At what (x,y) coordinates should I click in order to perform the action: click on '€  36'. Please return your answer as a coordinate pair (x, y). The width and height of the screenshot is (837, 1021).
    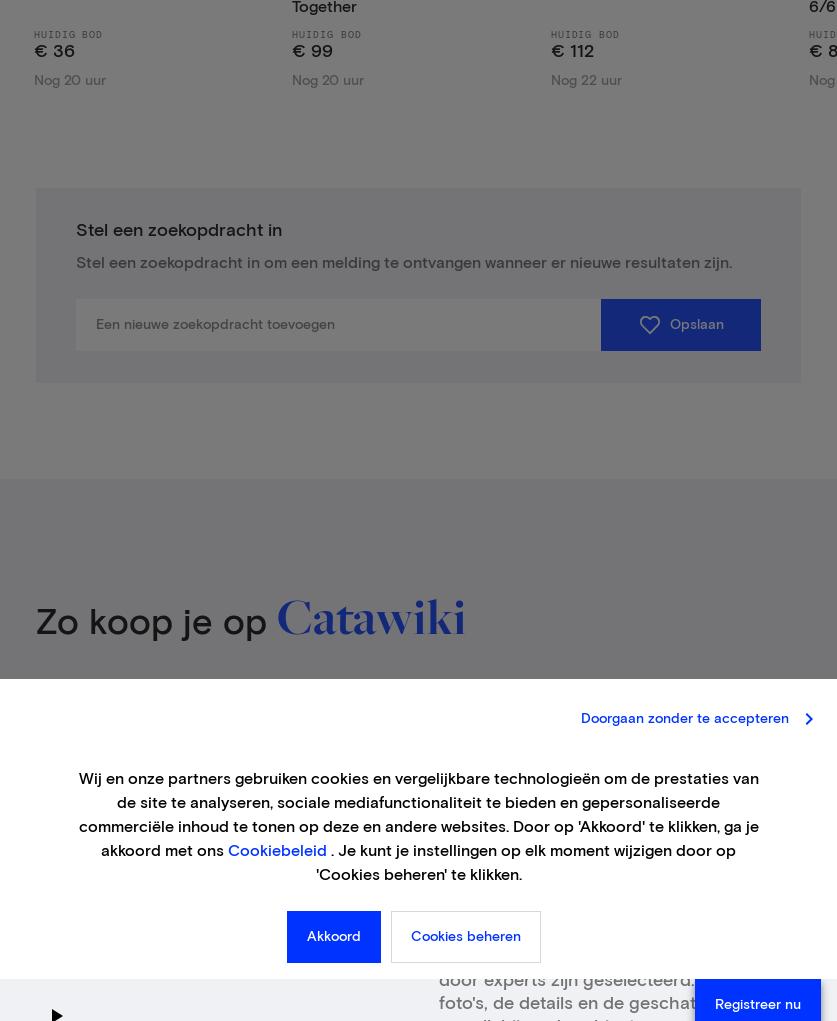
    Looking at the image, I should click on (54, 51).